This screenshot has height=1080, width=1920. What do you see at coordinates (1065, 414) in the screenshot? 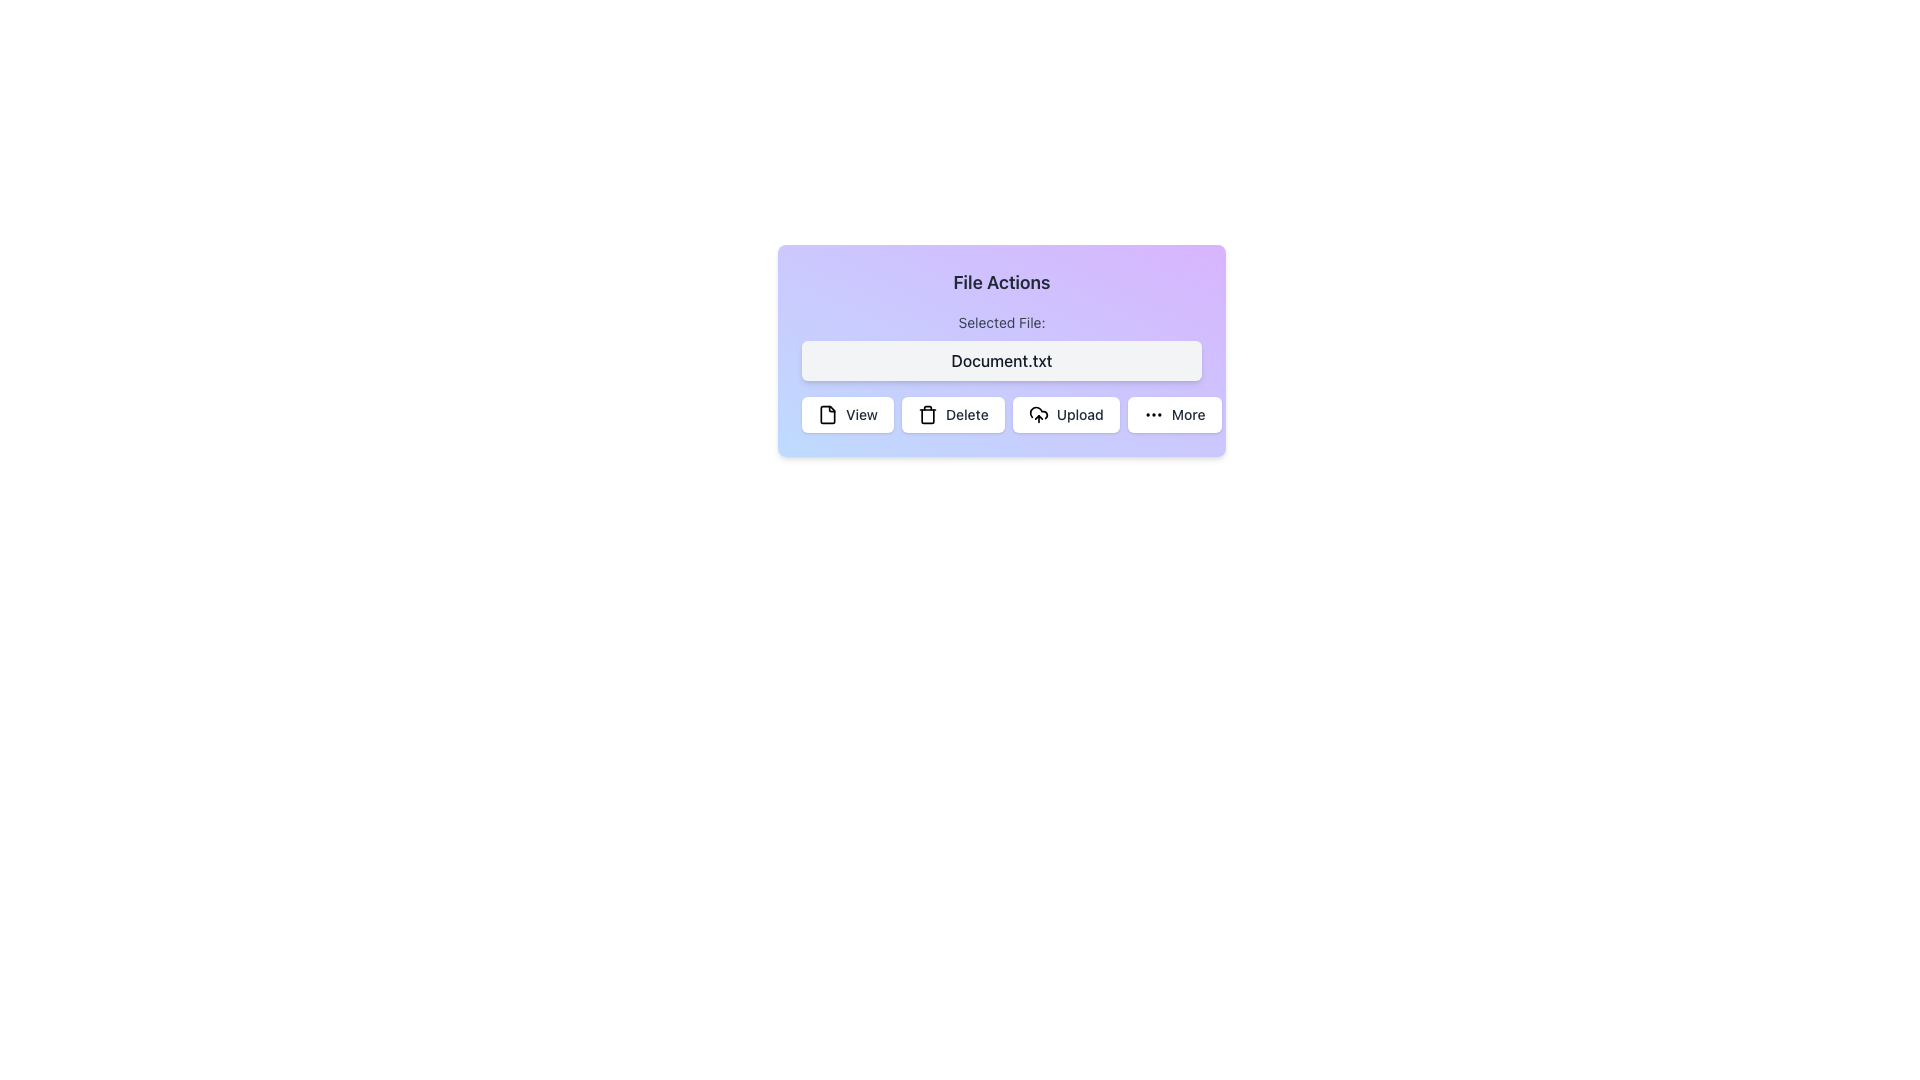
I see `the 'Upload' button, which is the third button in the 'File Actions' section` at bounding box center [1065, 414].